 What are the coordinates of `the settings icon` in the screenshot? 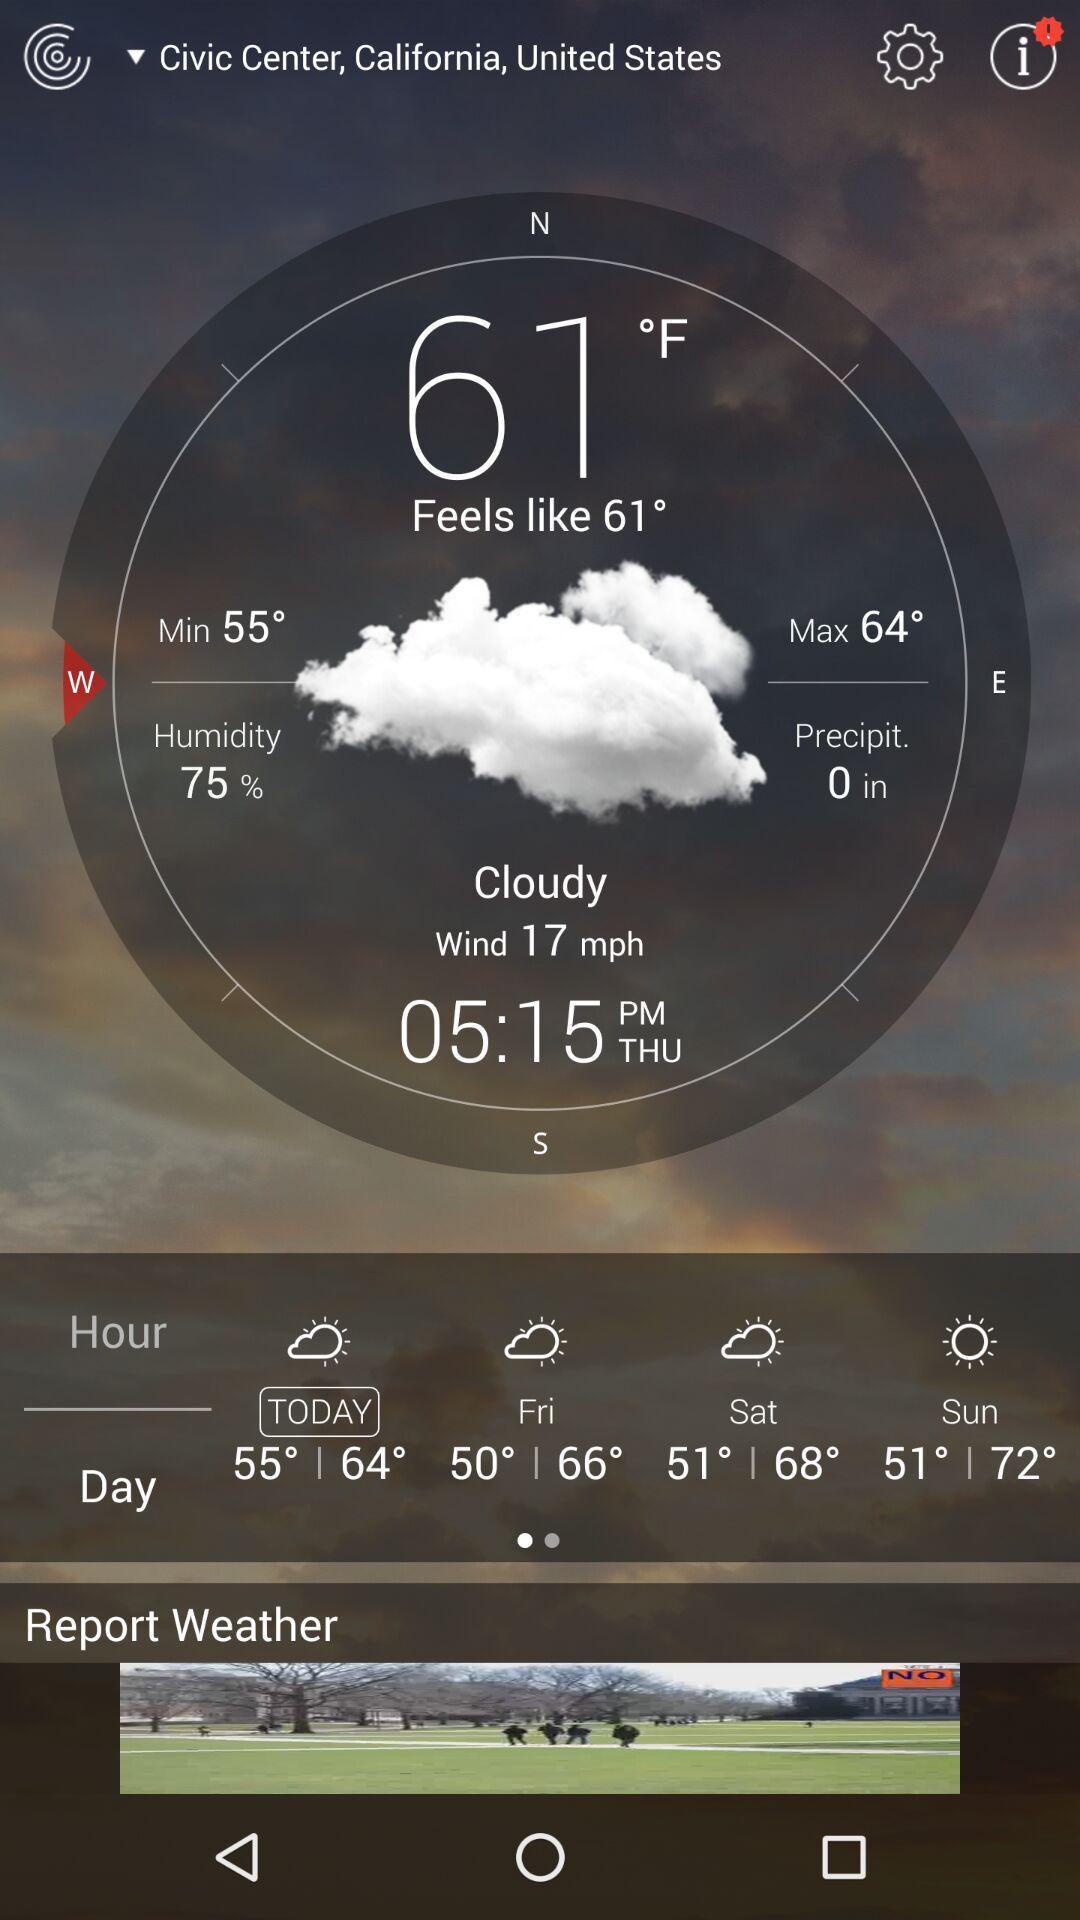 It's located at (910, 56).